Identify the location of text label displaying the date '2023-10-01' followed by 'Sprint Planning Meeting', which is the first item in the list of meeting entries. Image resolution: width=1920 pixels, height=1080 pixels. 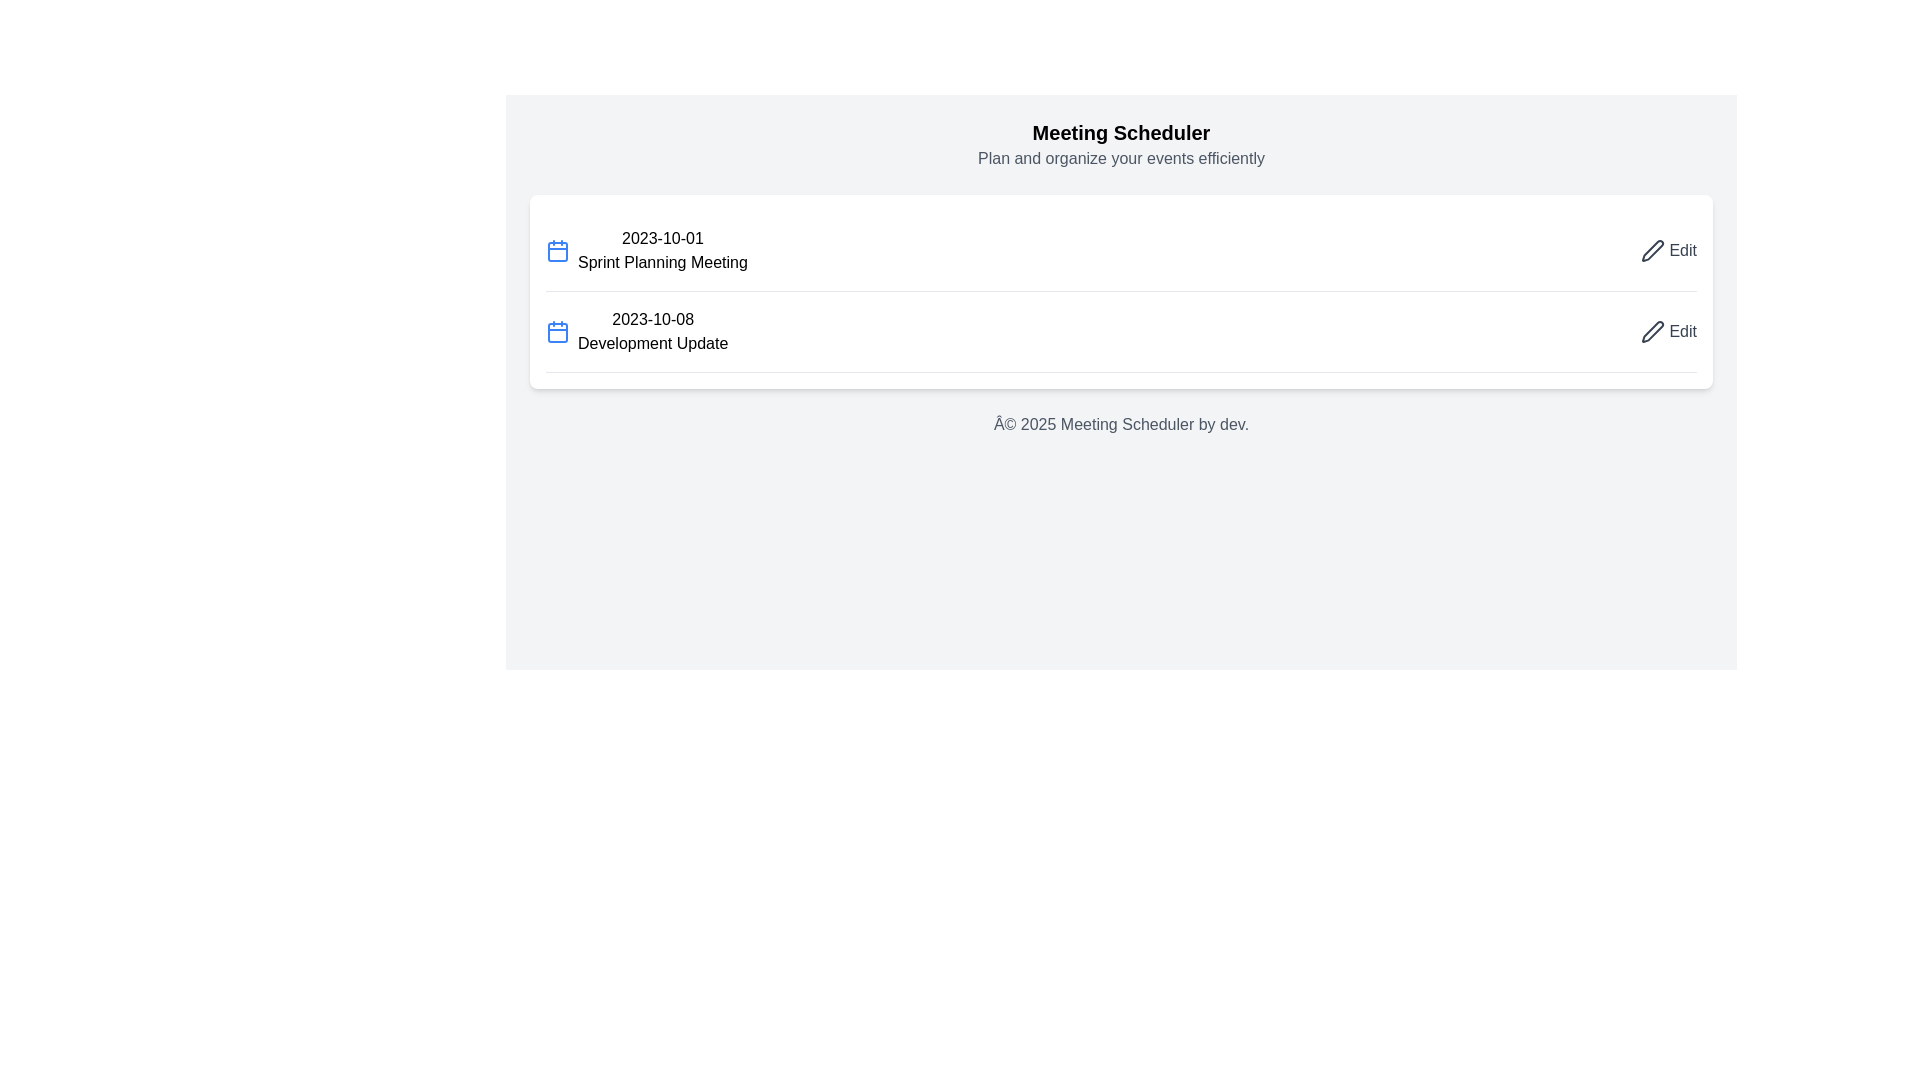
(662, 249).